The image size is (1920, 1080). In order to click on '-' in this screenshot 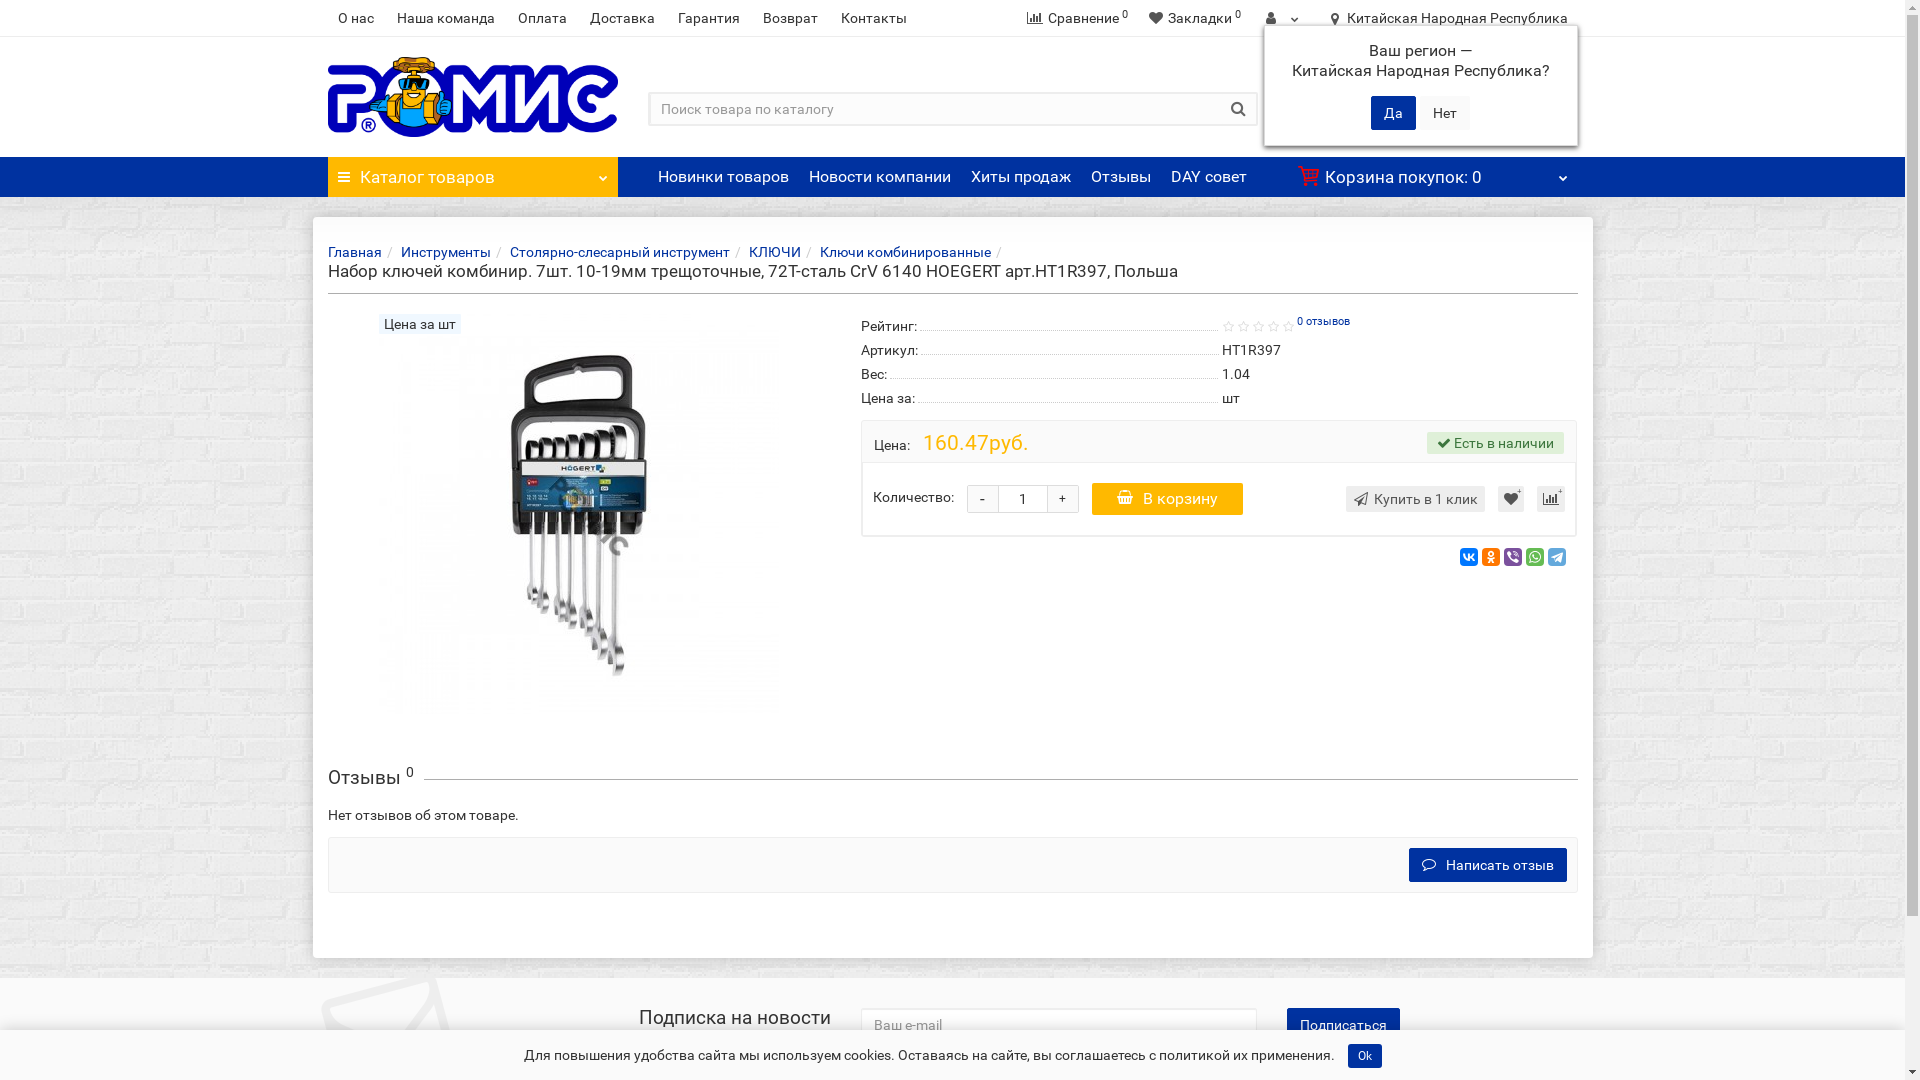, I will do `click(983, 497)`.